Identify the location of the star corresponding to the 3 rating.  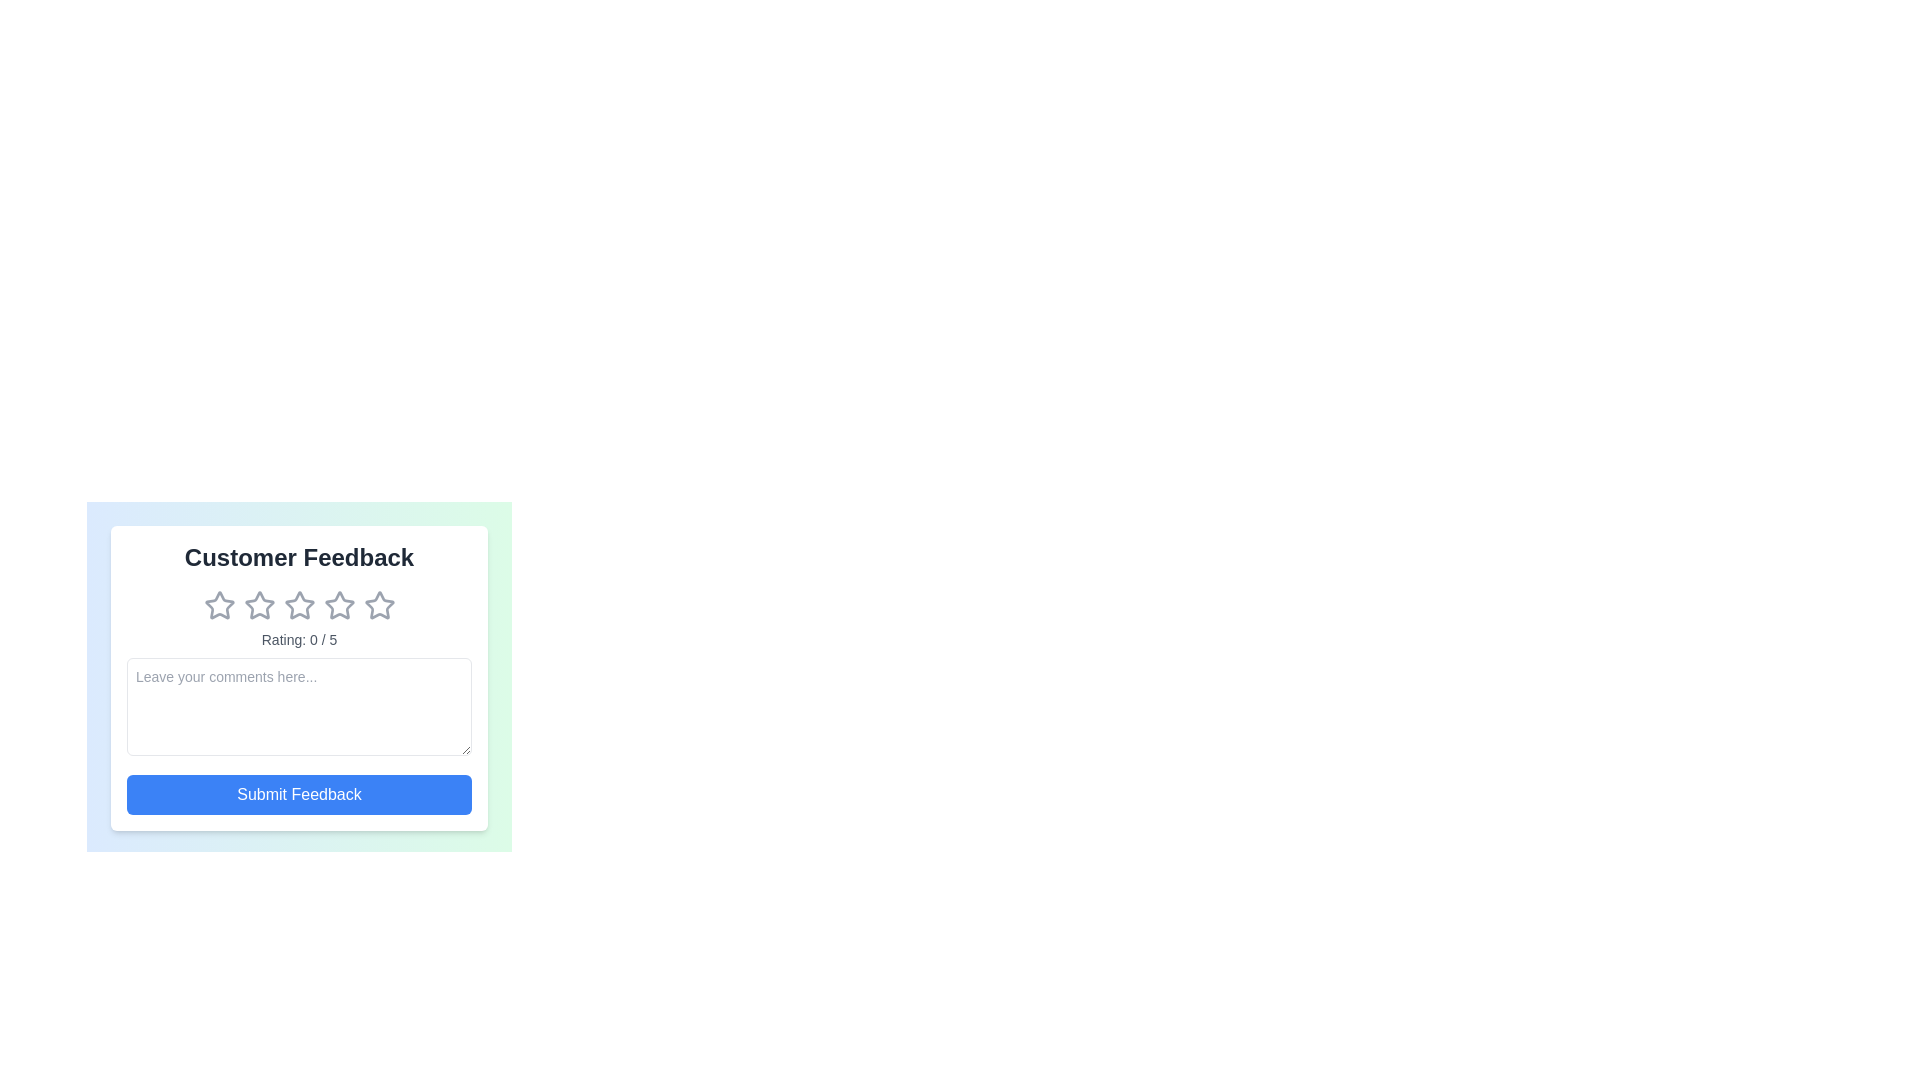
(298, 604).